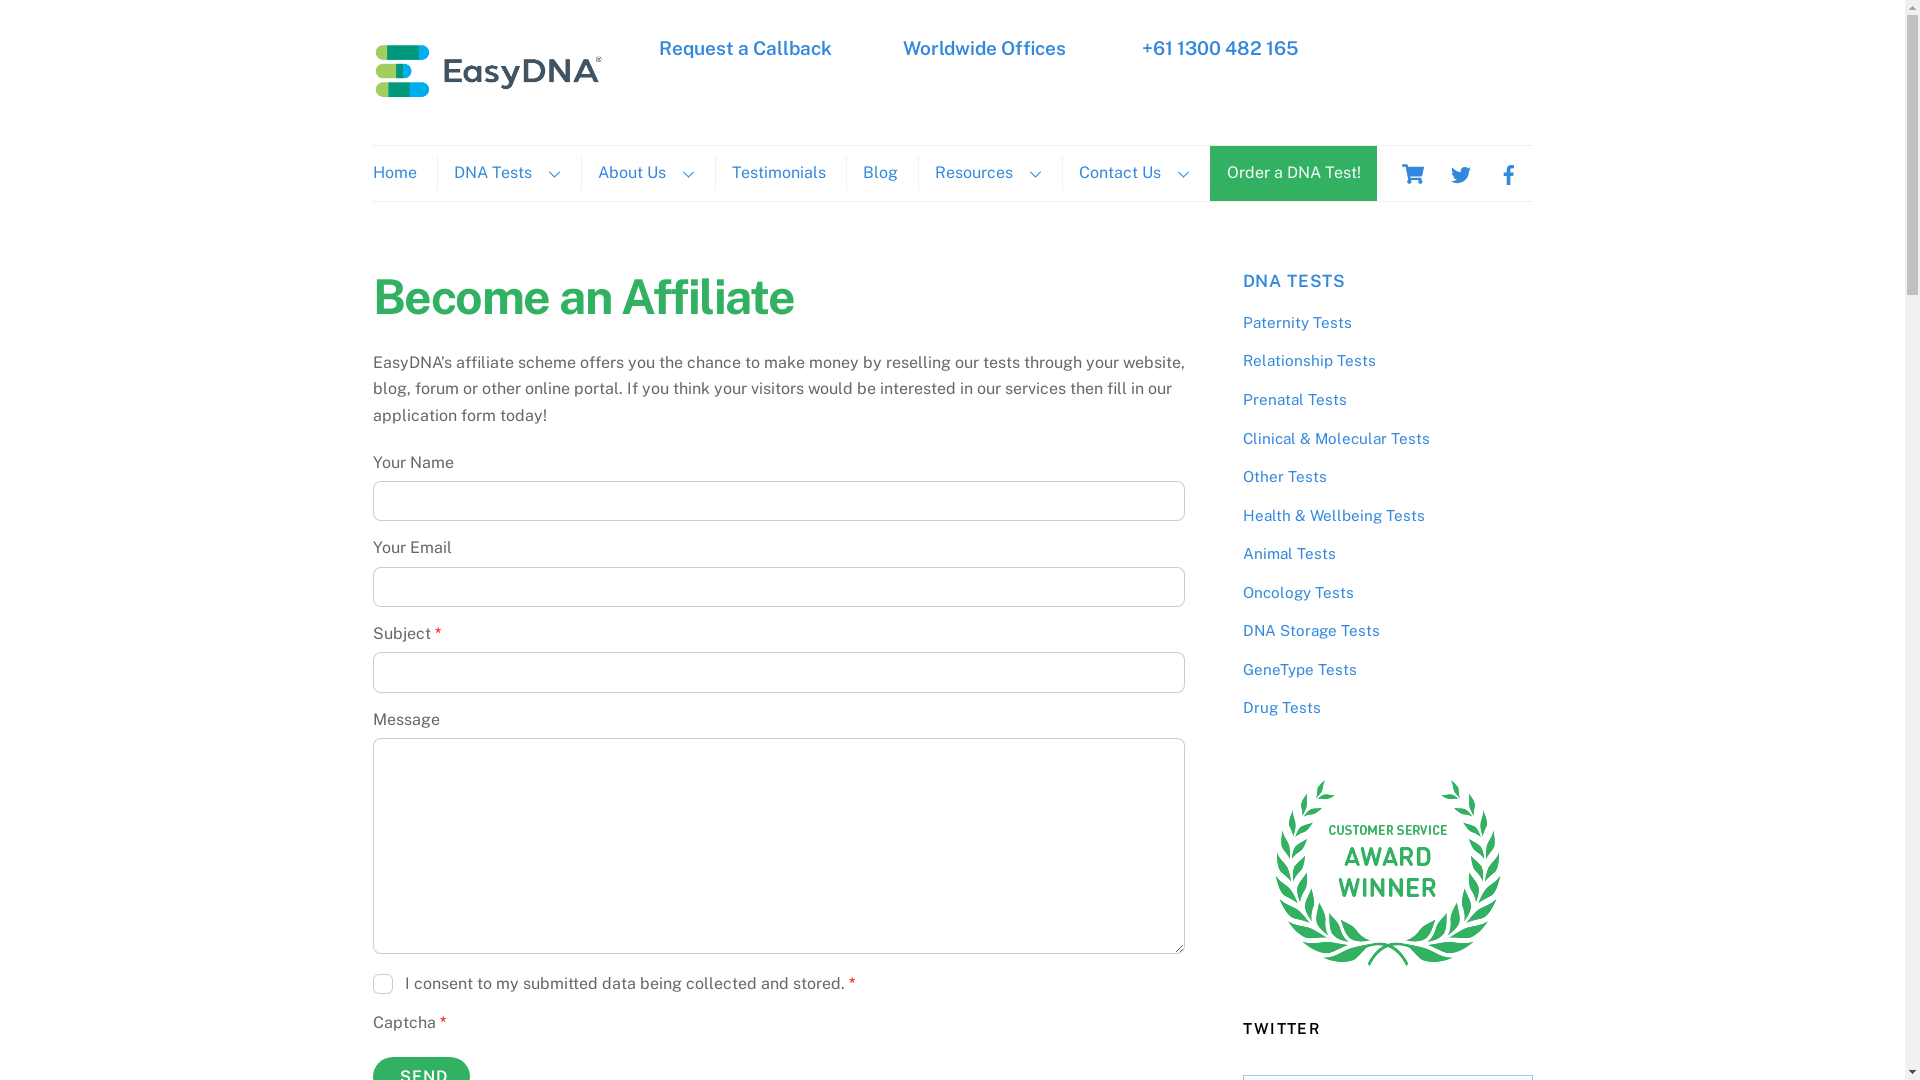 The height and width of the screenshot is (1080, 1920). What do you see at coordinates (1294, 399) in the screenshot?
I see `'Prenatal Tests'` at bounding box center [1294, 399].